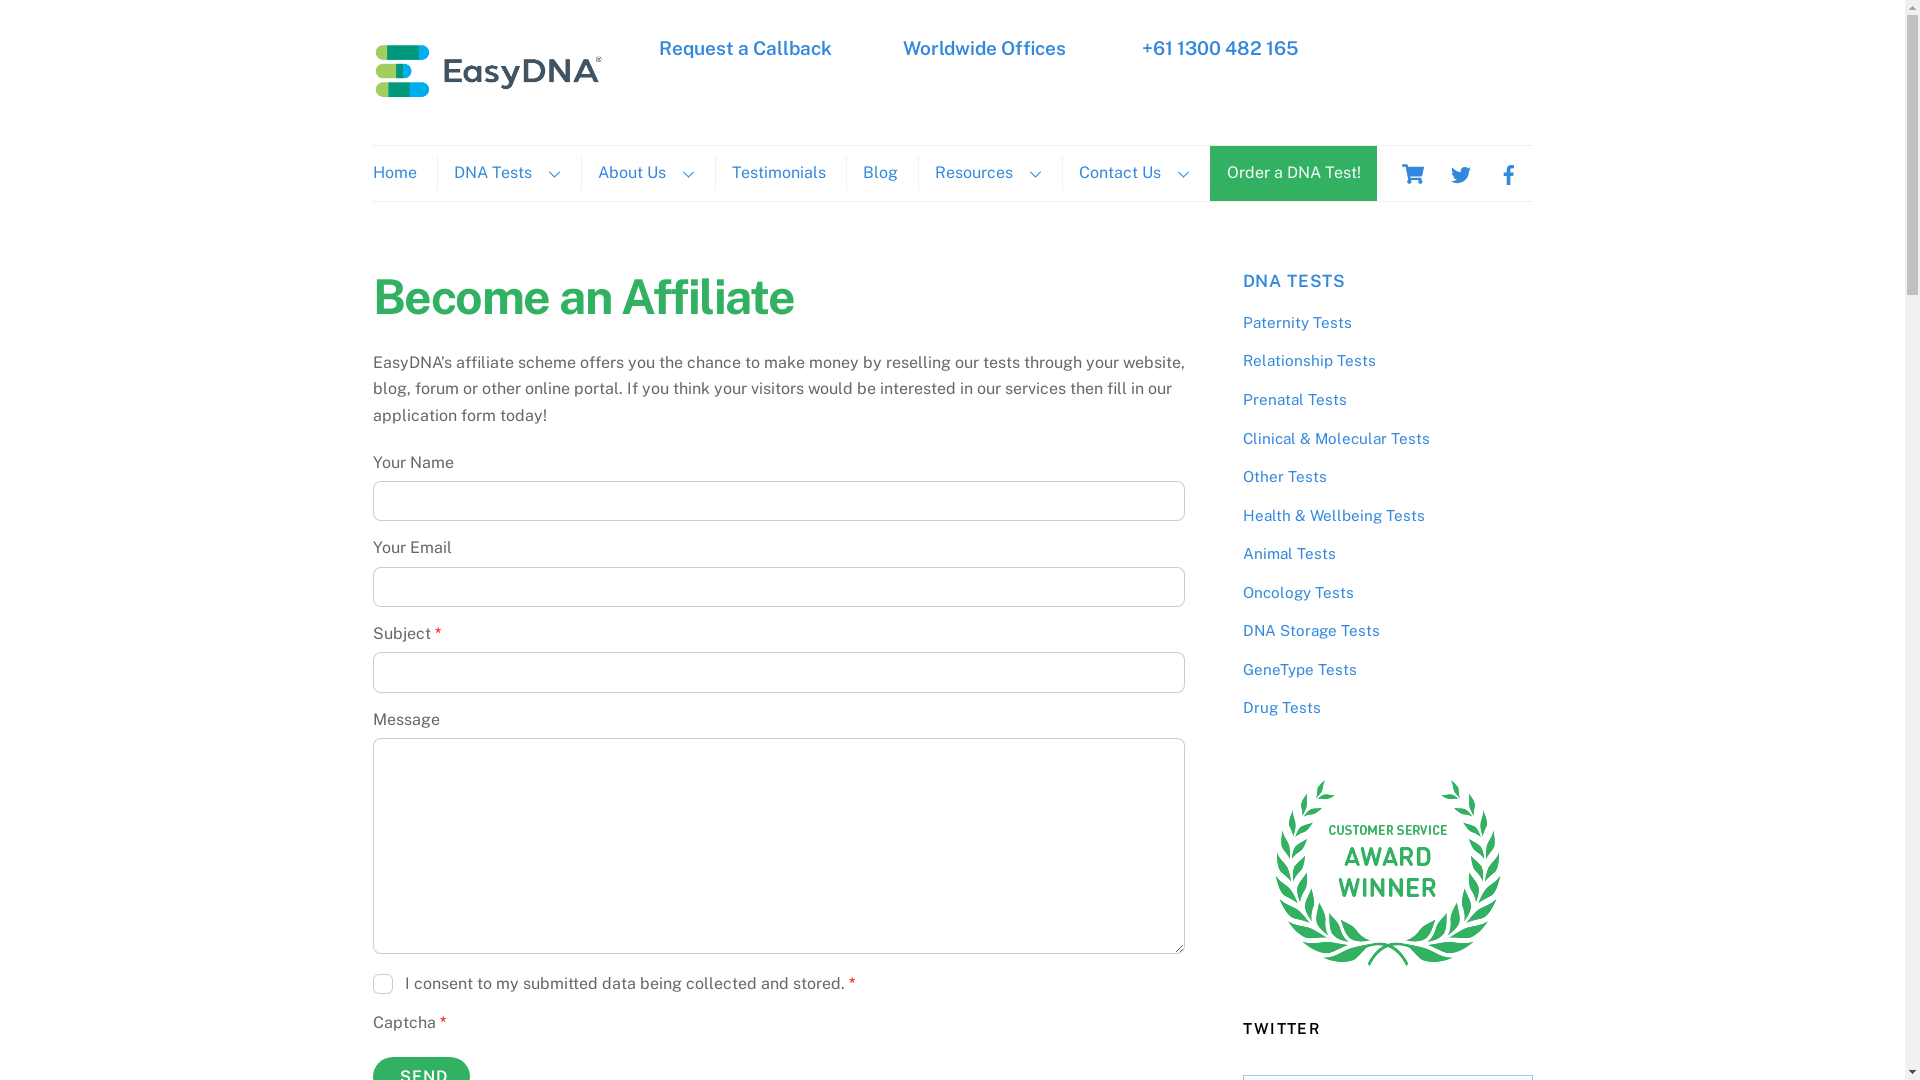 The height and width of the screenshot is (1080, 1920). What do you see at coordinates (1294, 399) in the screenshot?
I see `'Prenatal Tests'` at bounding box center [1294, 399].